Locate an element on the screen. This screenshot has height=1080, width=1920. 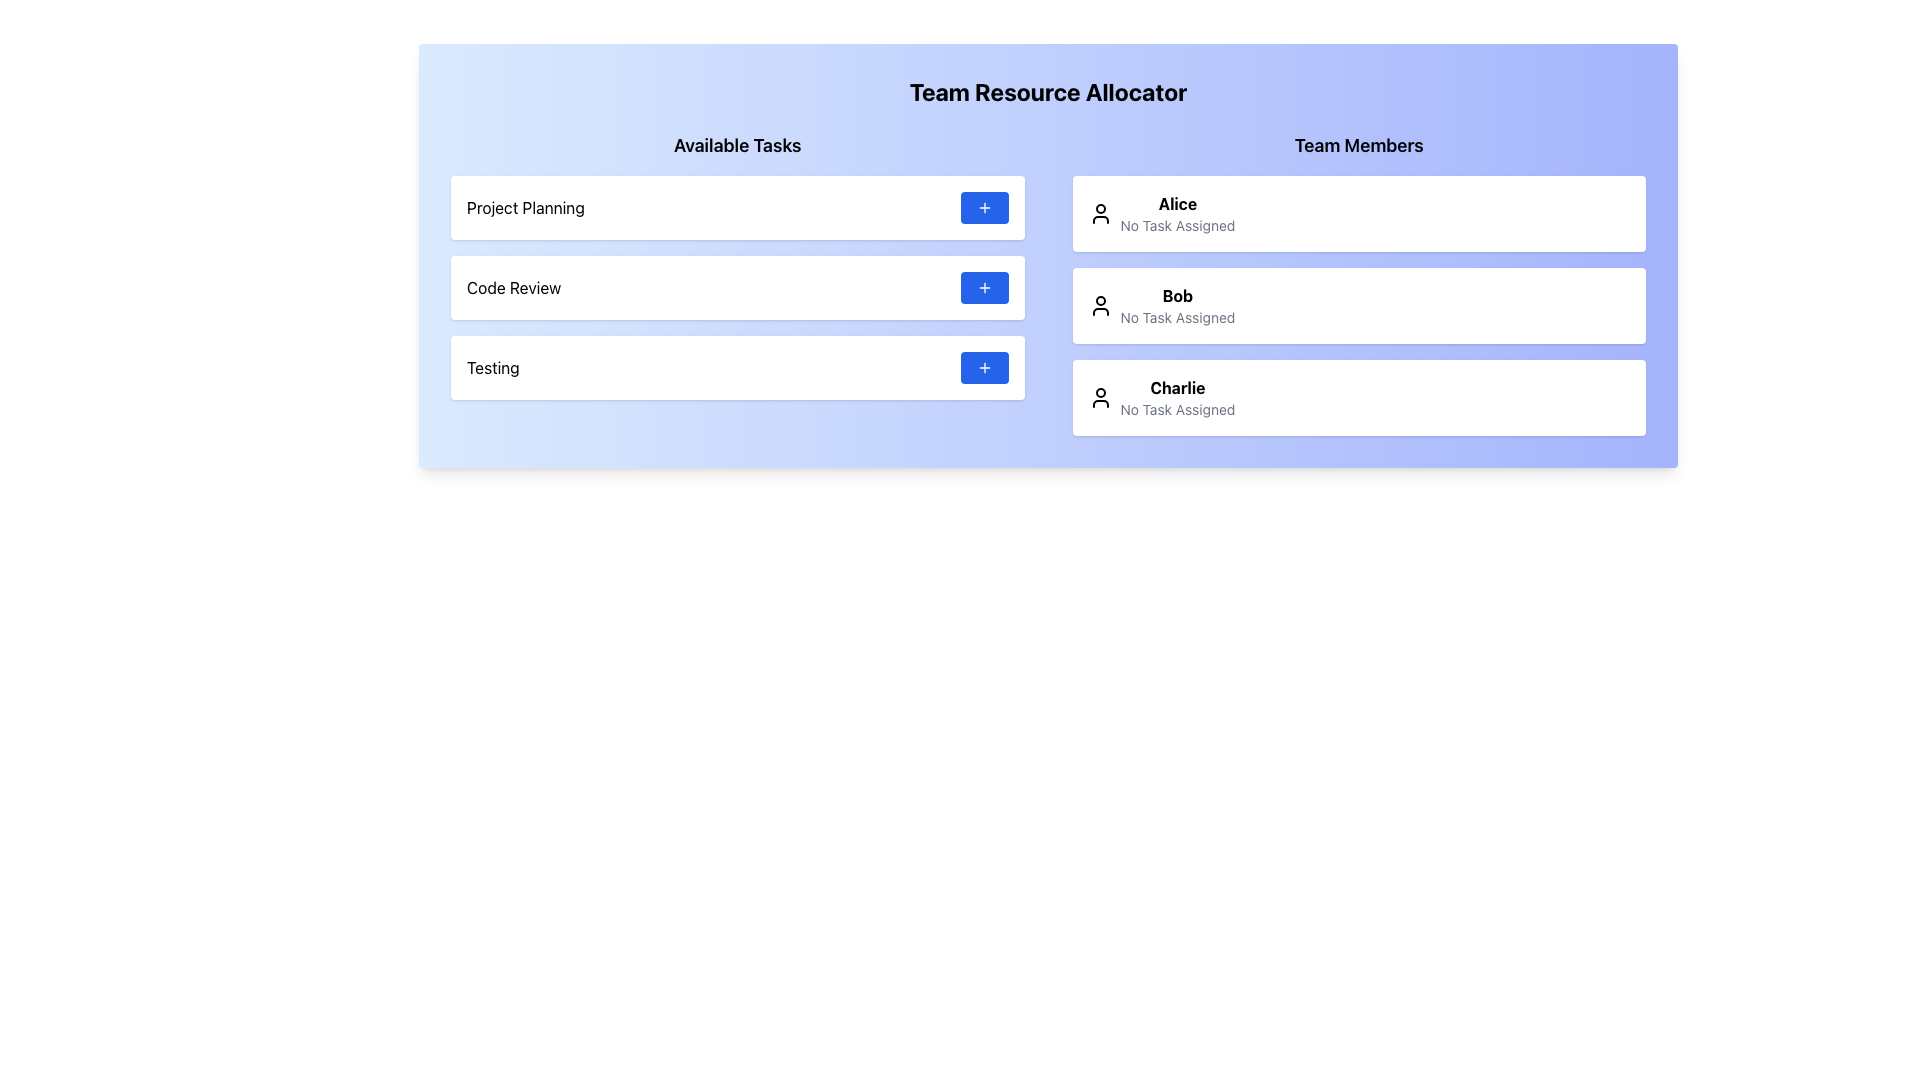
the Informational card displaying the name 'Charlie' and the status 'No Task Assigned' is located at coordinates (1359, 397).